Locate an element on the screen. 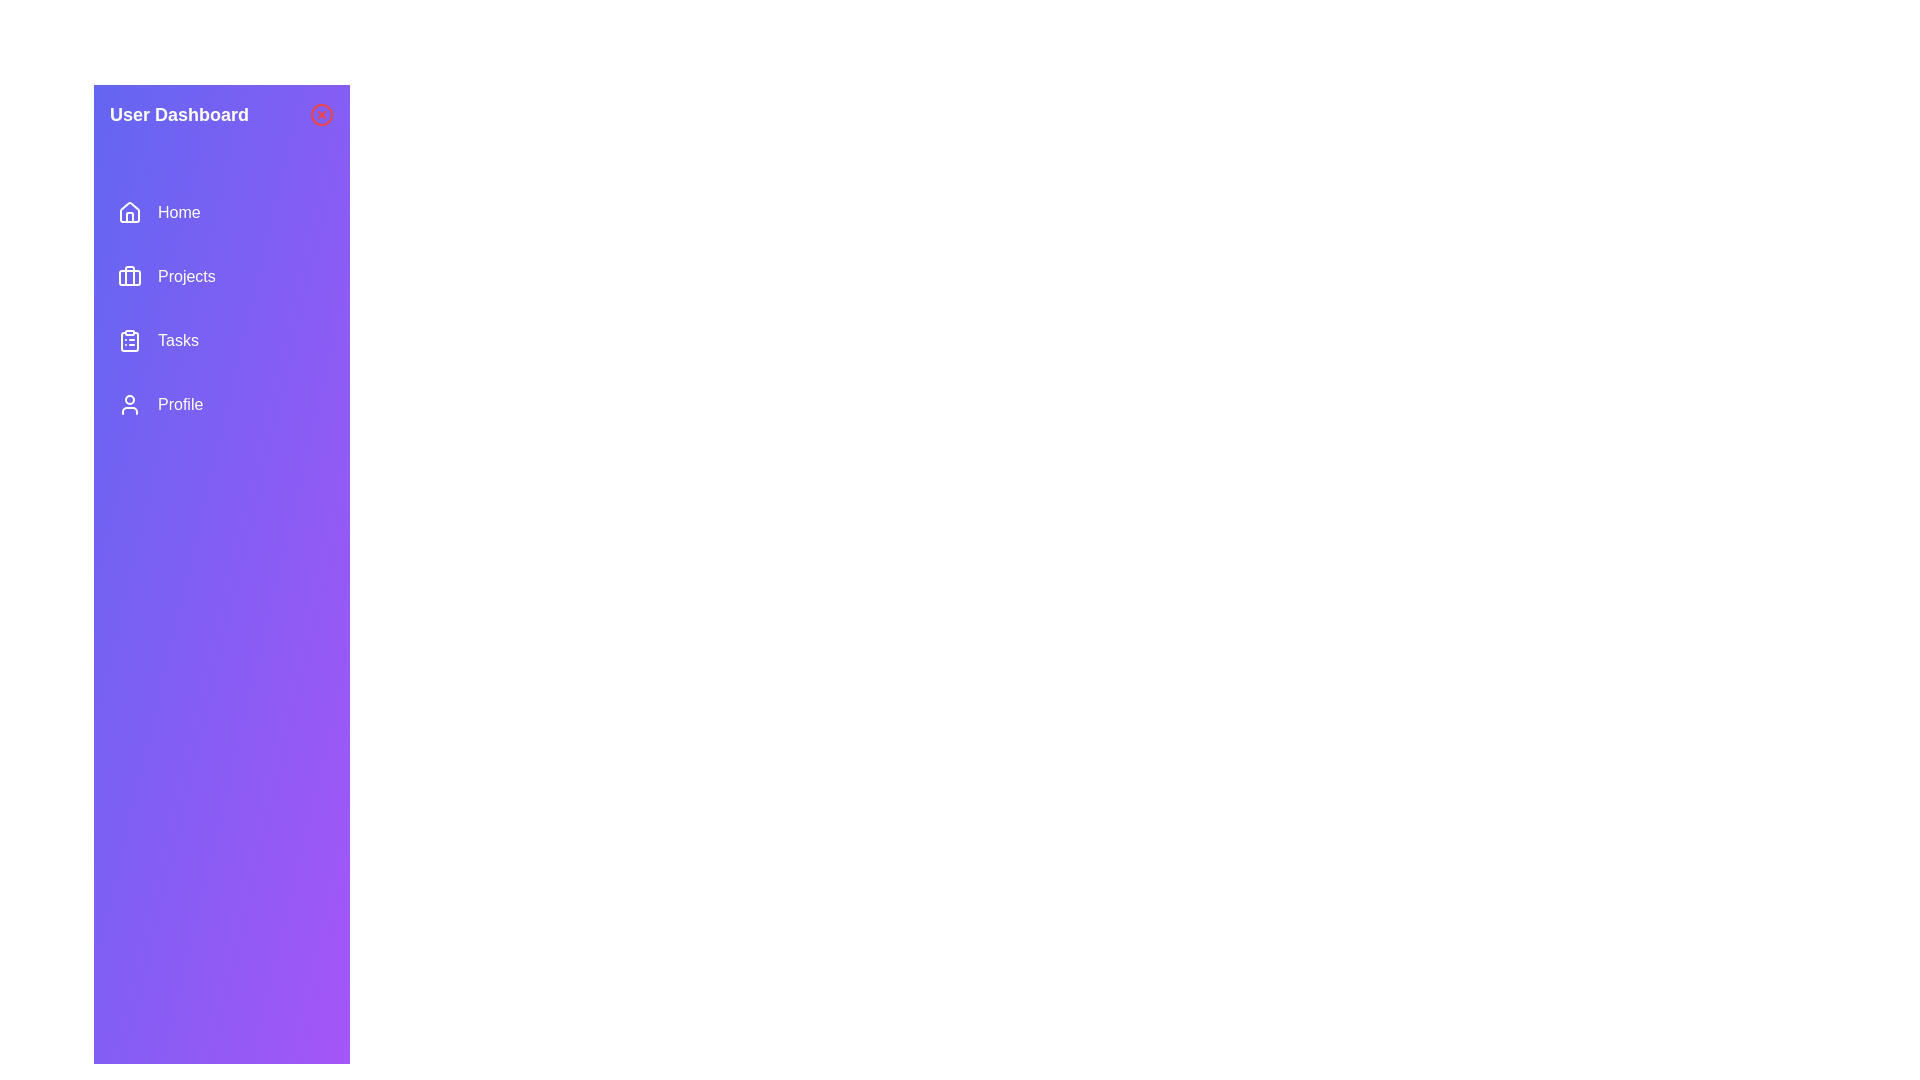 This screenshot has width=1920, height=1080. the third menu item in the vertical navigation bar is located at coordinates (221, 339).